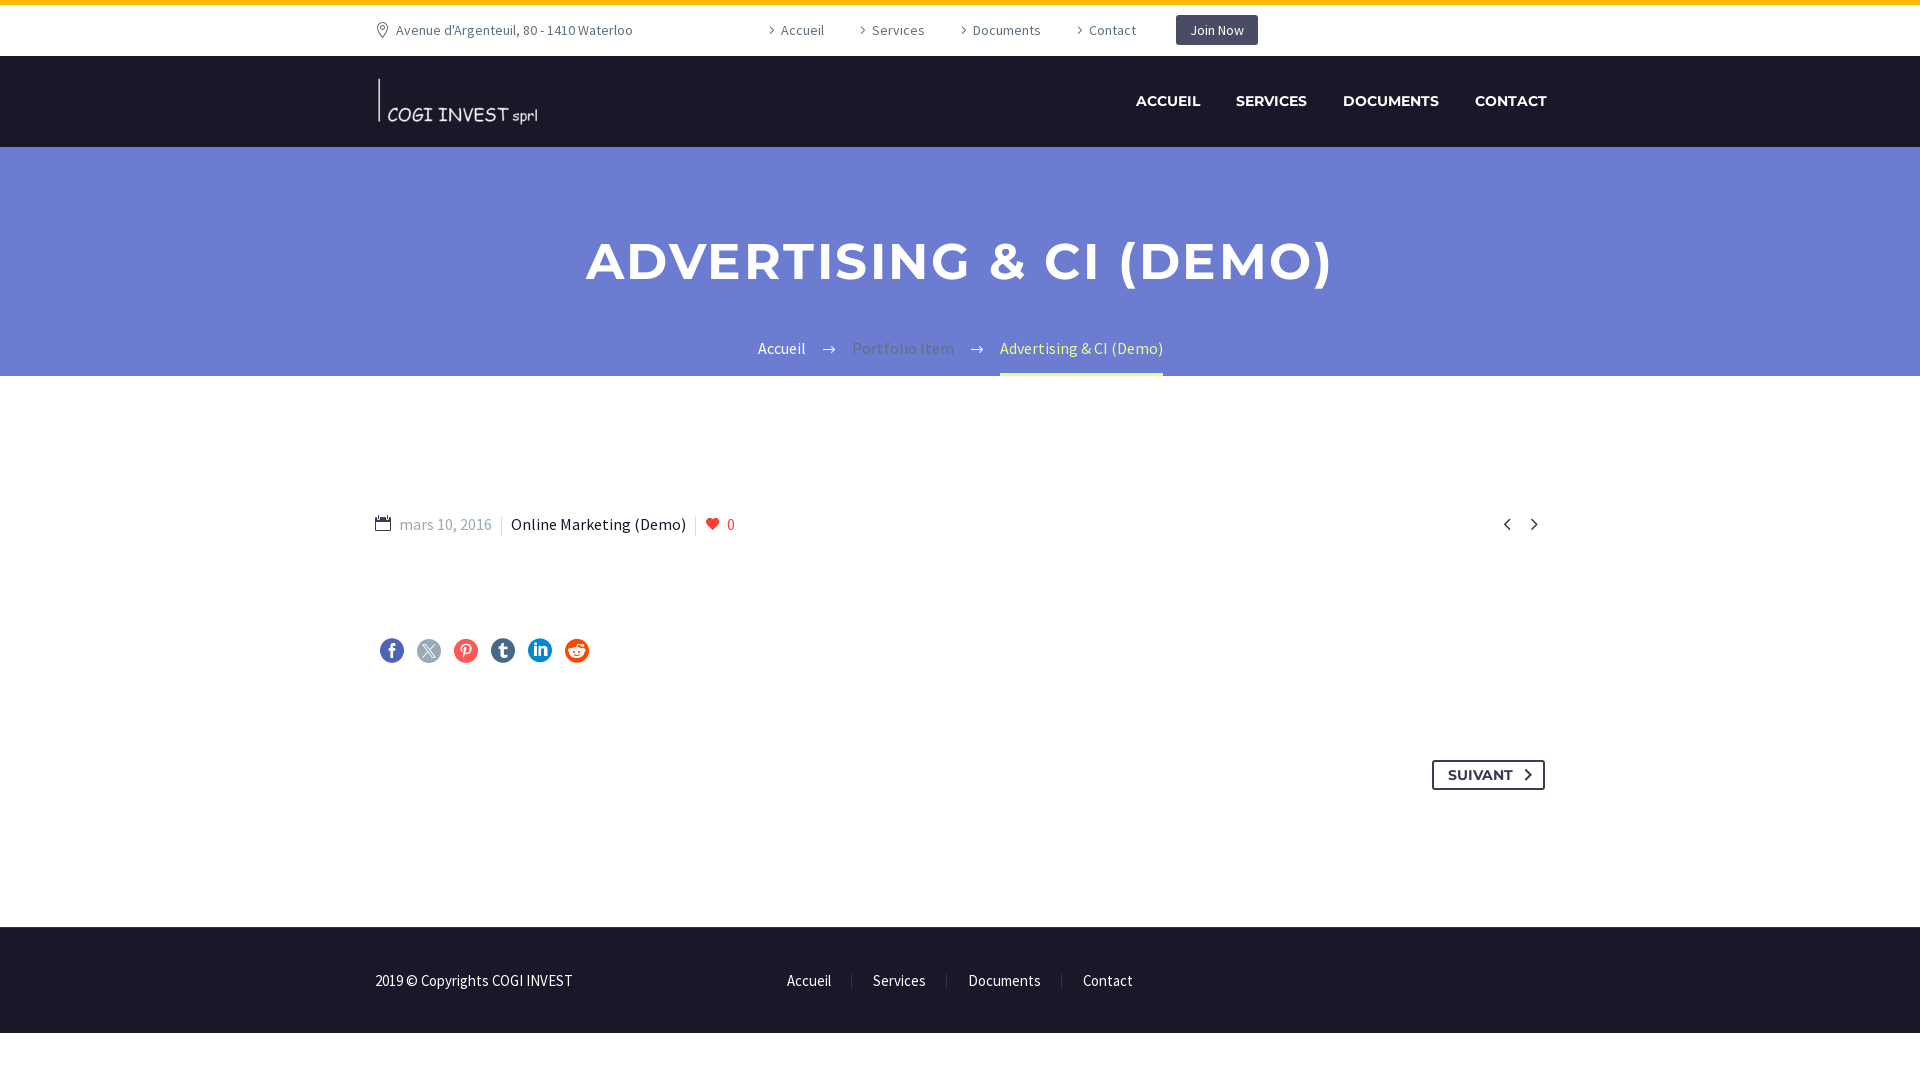 This screenshot has height=1080, width=1920. What do you see at coordinates (1488, 774) in the screenshot?
I see `'SUIVANT'` at bounding box center [1488, 774].